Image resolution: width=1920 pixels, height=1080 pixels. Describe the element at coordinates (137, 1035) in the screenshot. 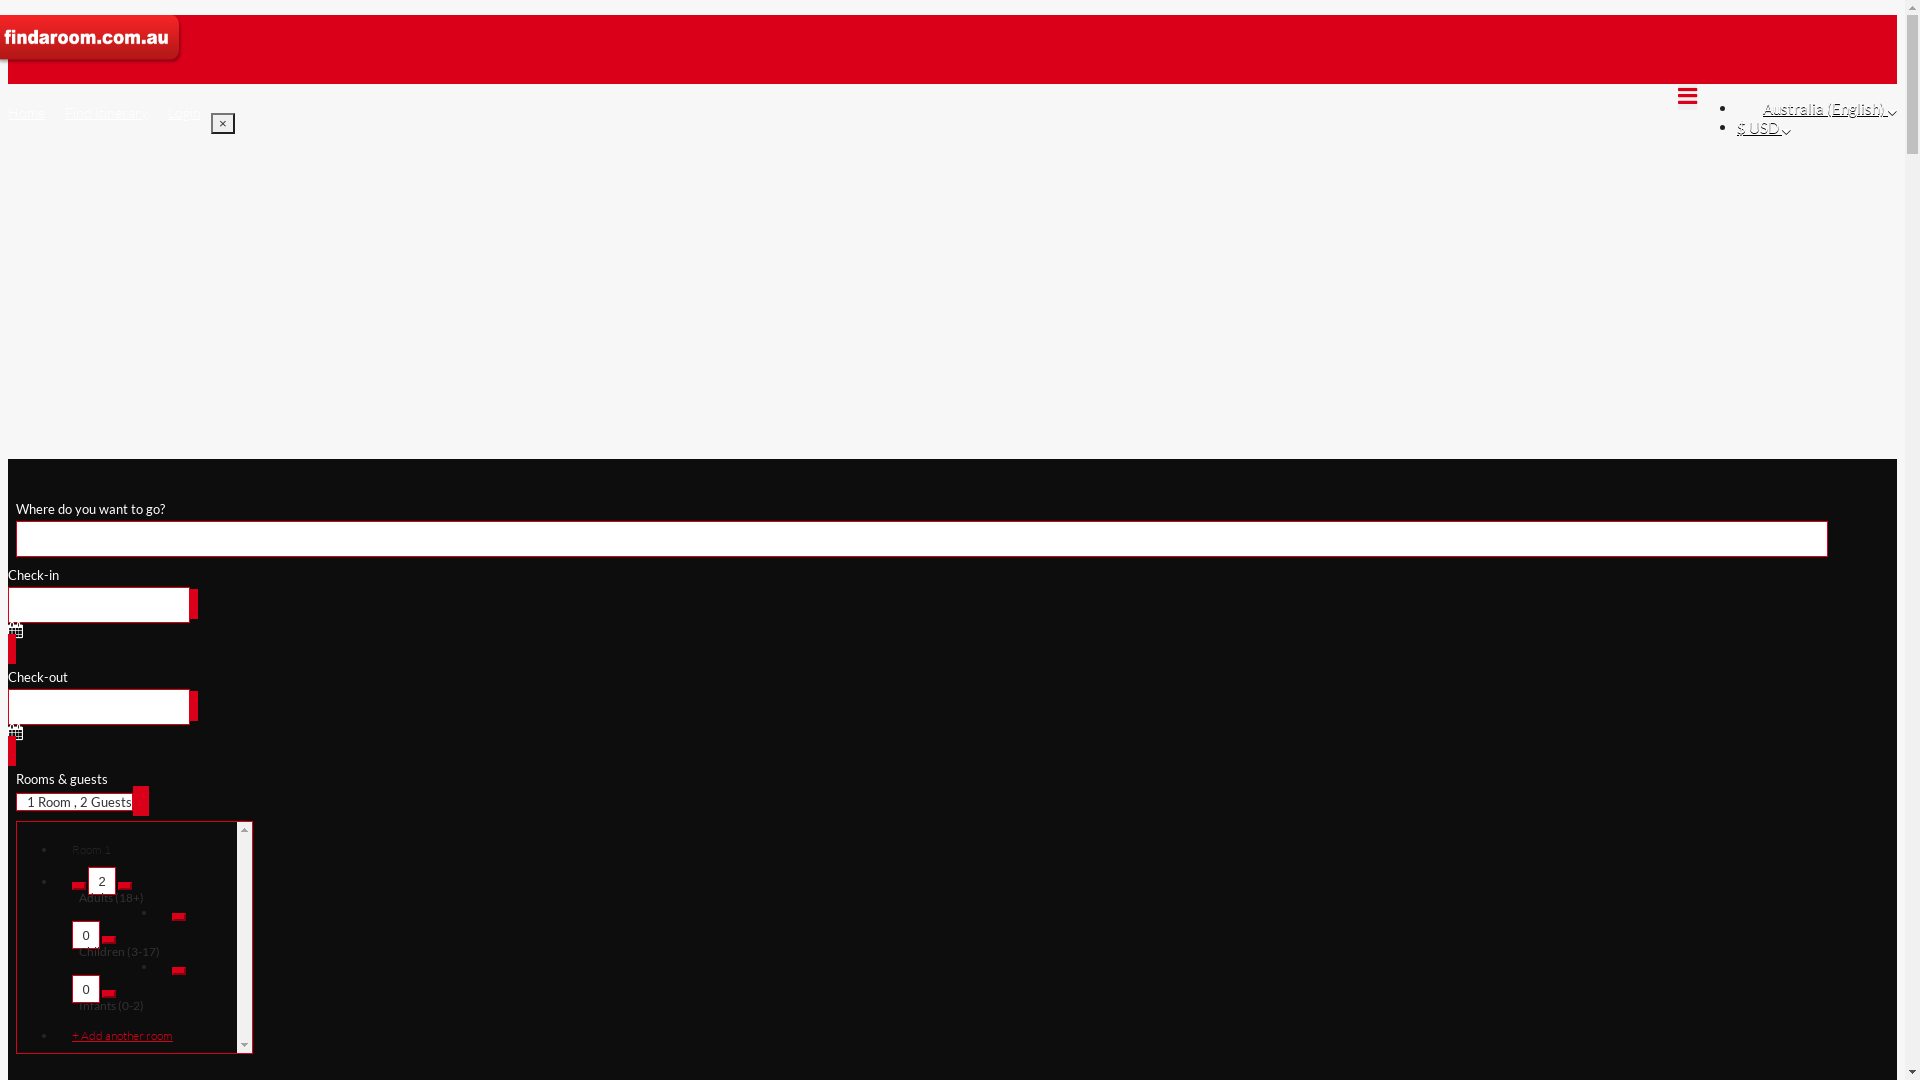

I see `'+ Add another room'` at that location.